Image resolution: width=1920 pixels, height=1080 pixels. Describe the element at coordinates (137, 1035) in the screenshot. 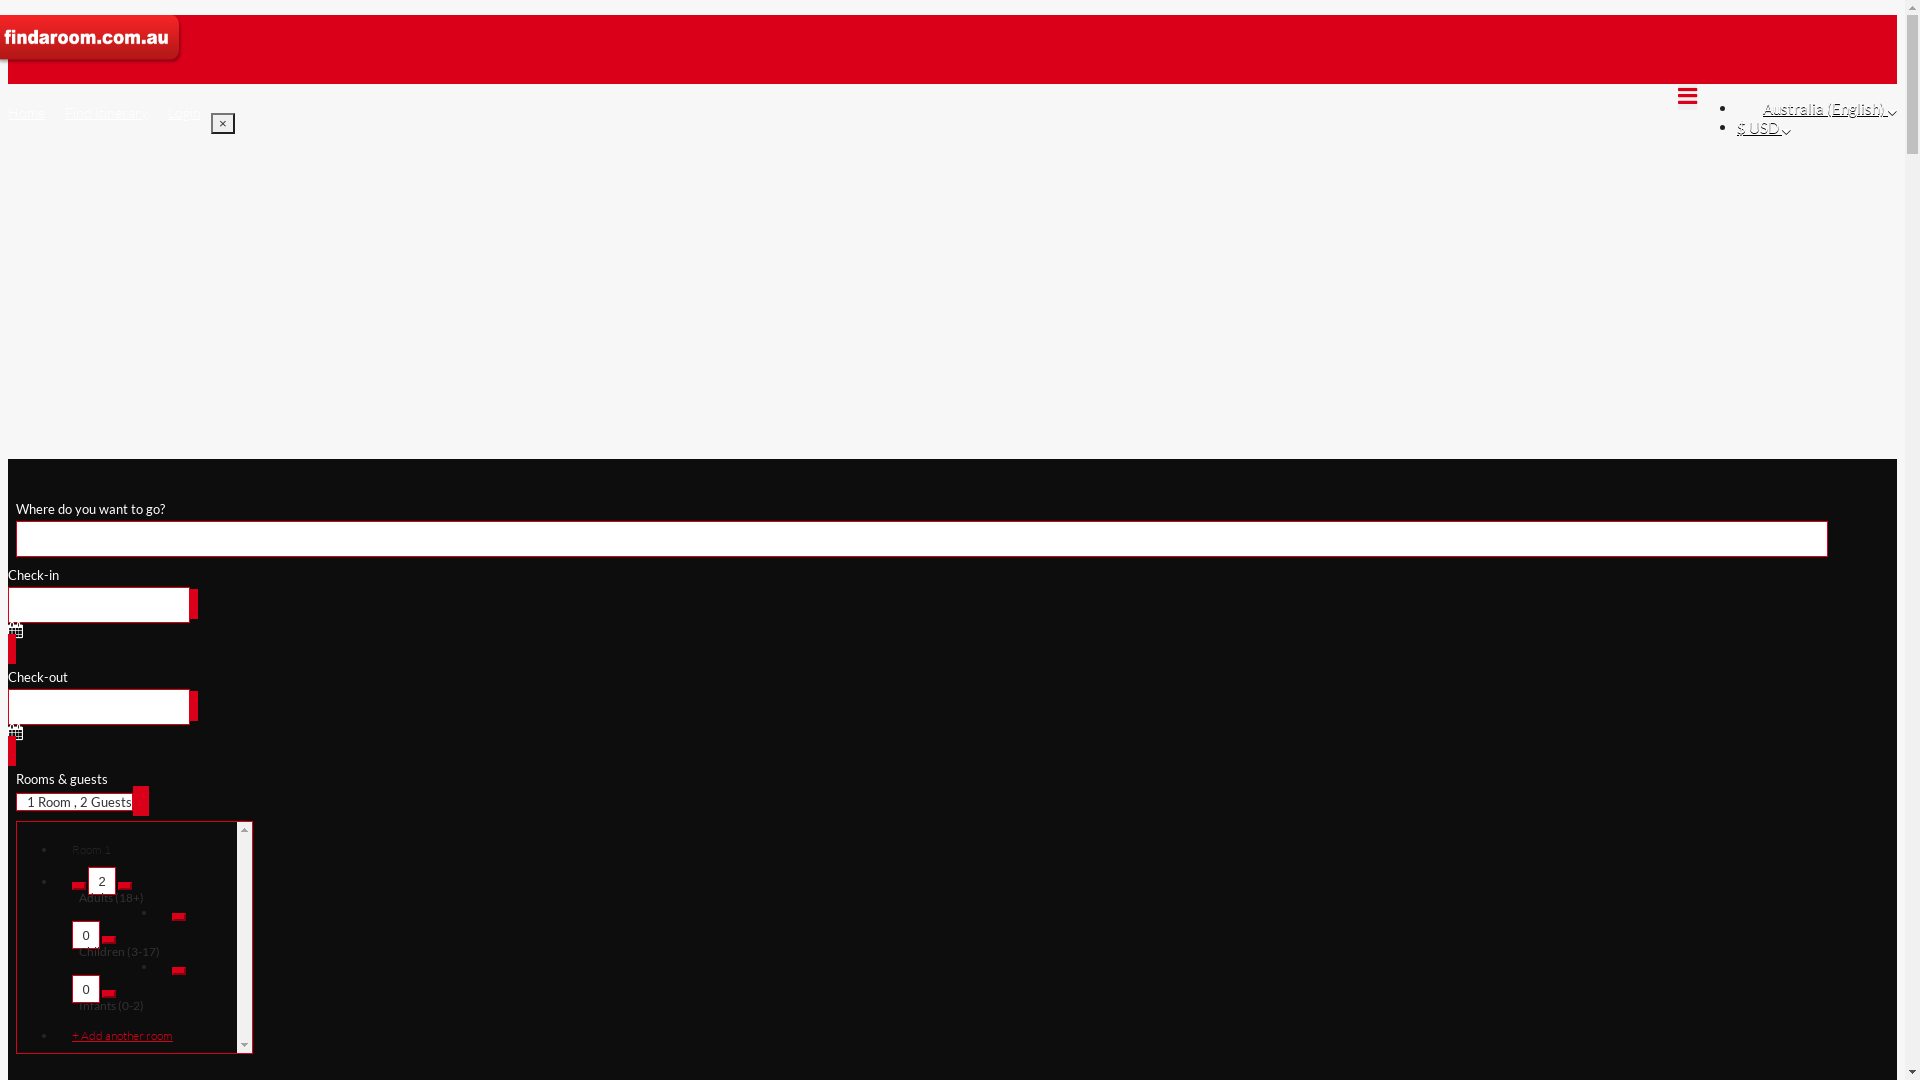

I see `'+ Add another room'` at that location.